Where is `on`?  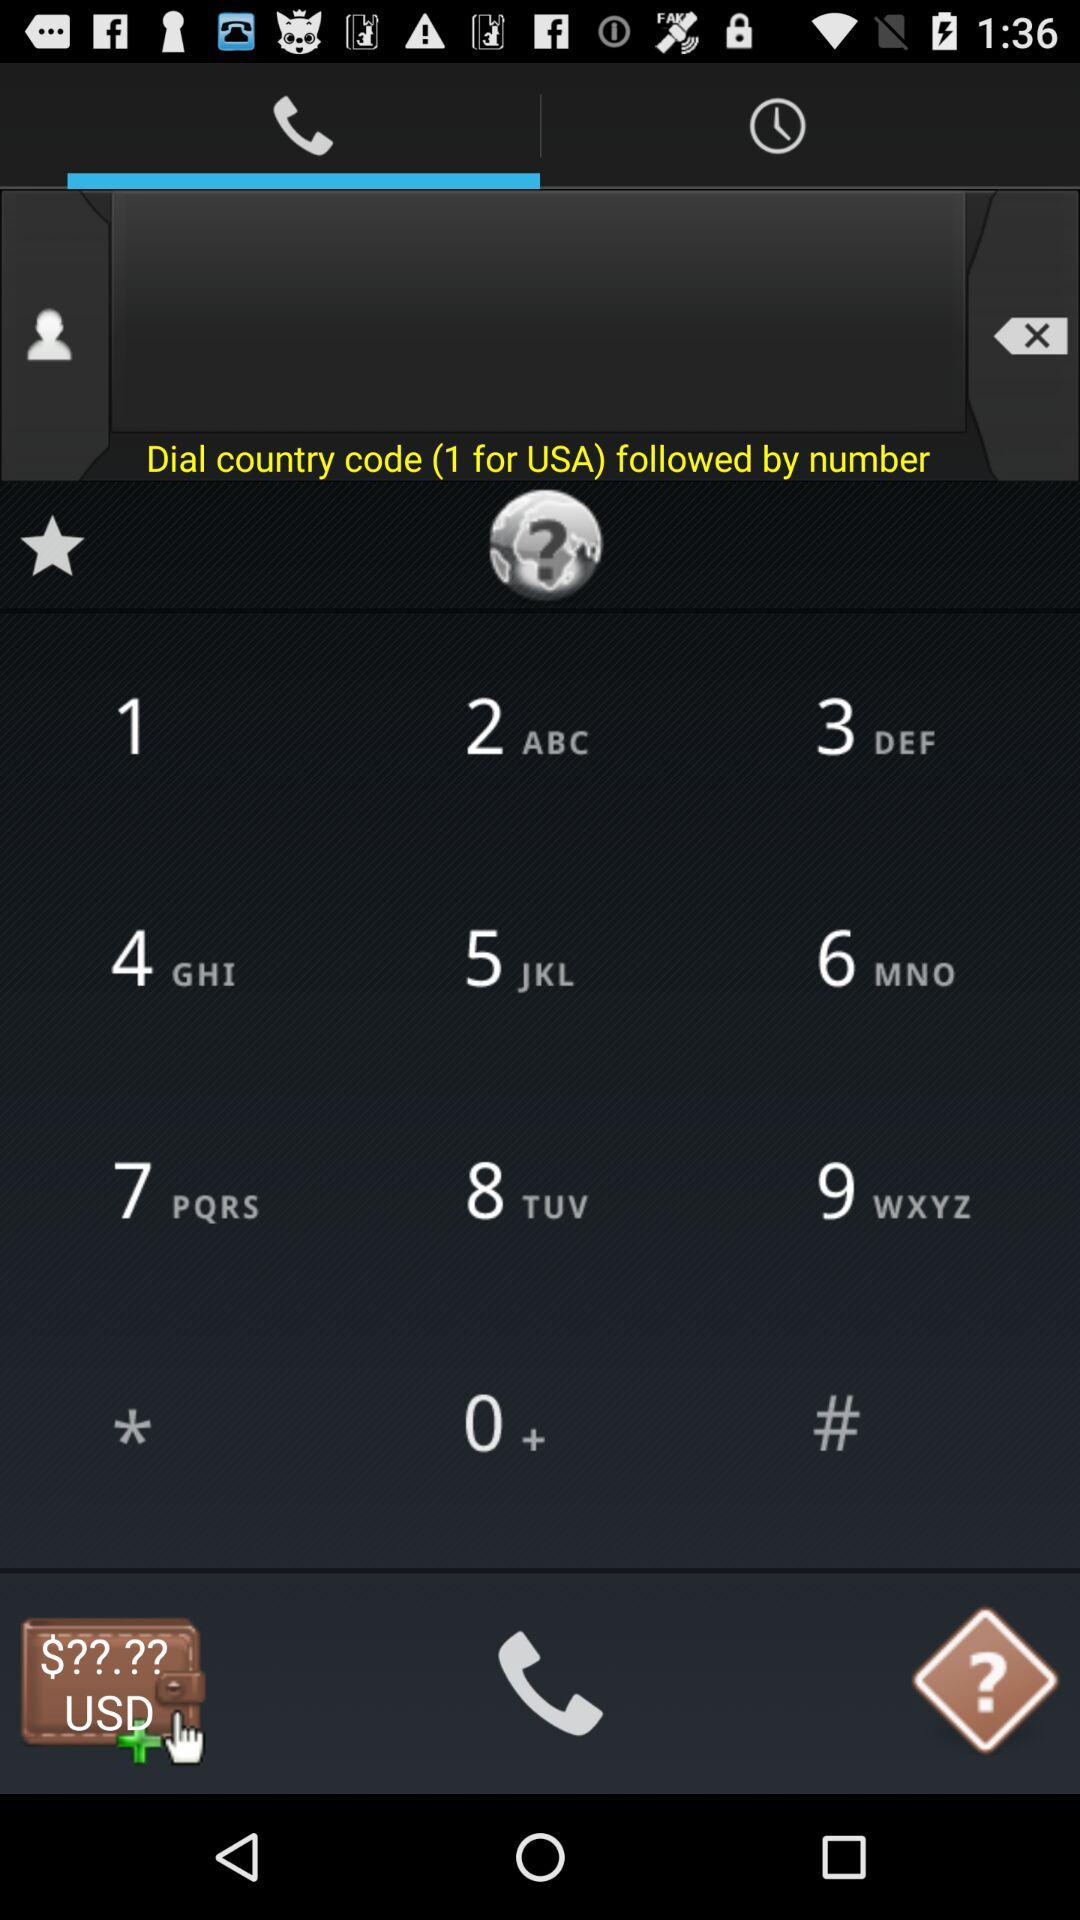 on is located at coordinates (189, 1424).